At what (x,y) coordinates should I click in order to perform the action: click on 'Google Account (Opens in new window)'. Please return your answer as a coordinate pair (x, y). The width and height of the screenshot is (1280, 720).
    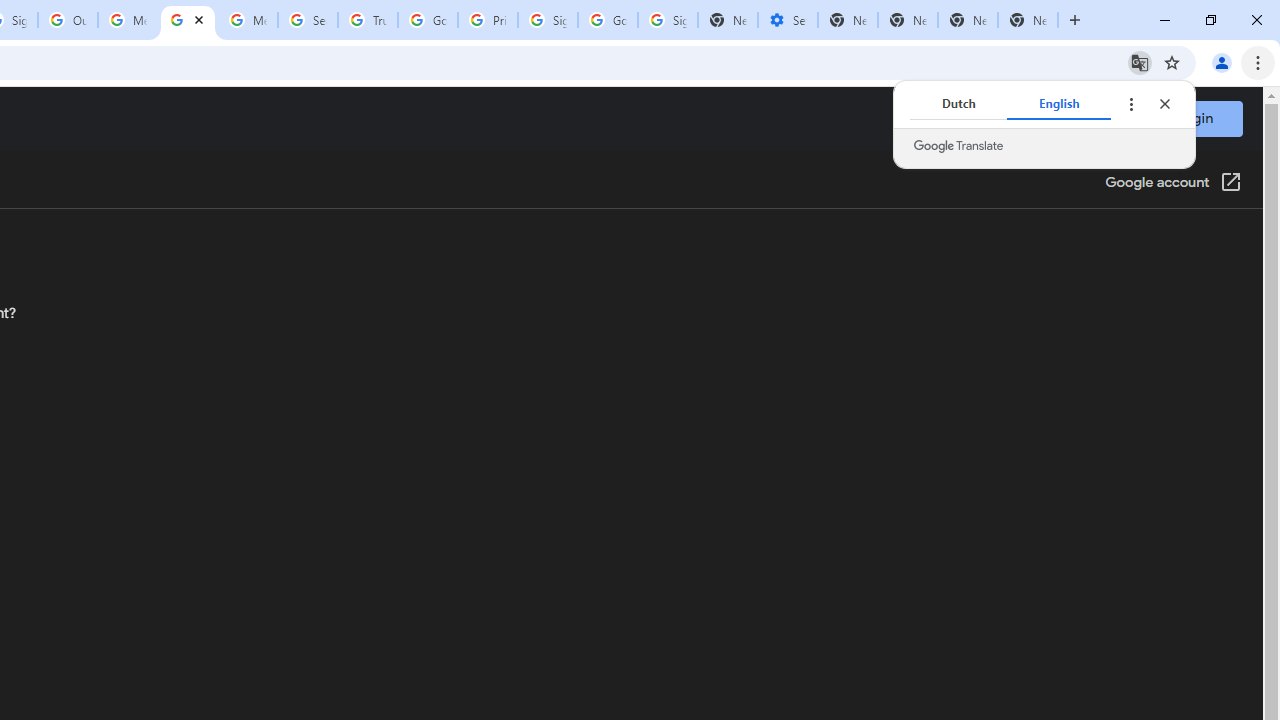
    Looking at the image, I should click on (1173, 183).